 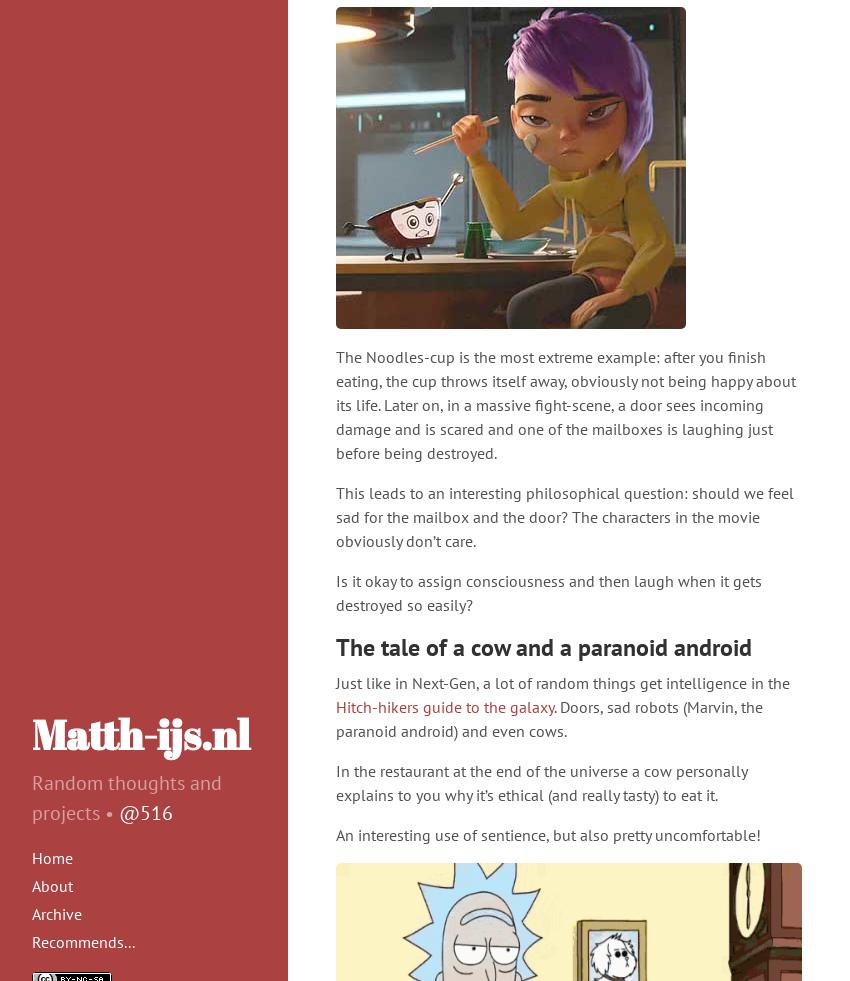 What do you see at coordinates (146, 812) in the screenshot?
I see `'@516'` at bounding box center [146, 812].